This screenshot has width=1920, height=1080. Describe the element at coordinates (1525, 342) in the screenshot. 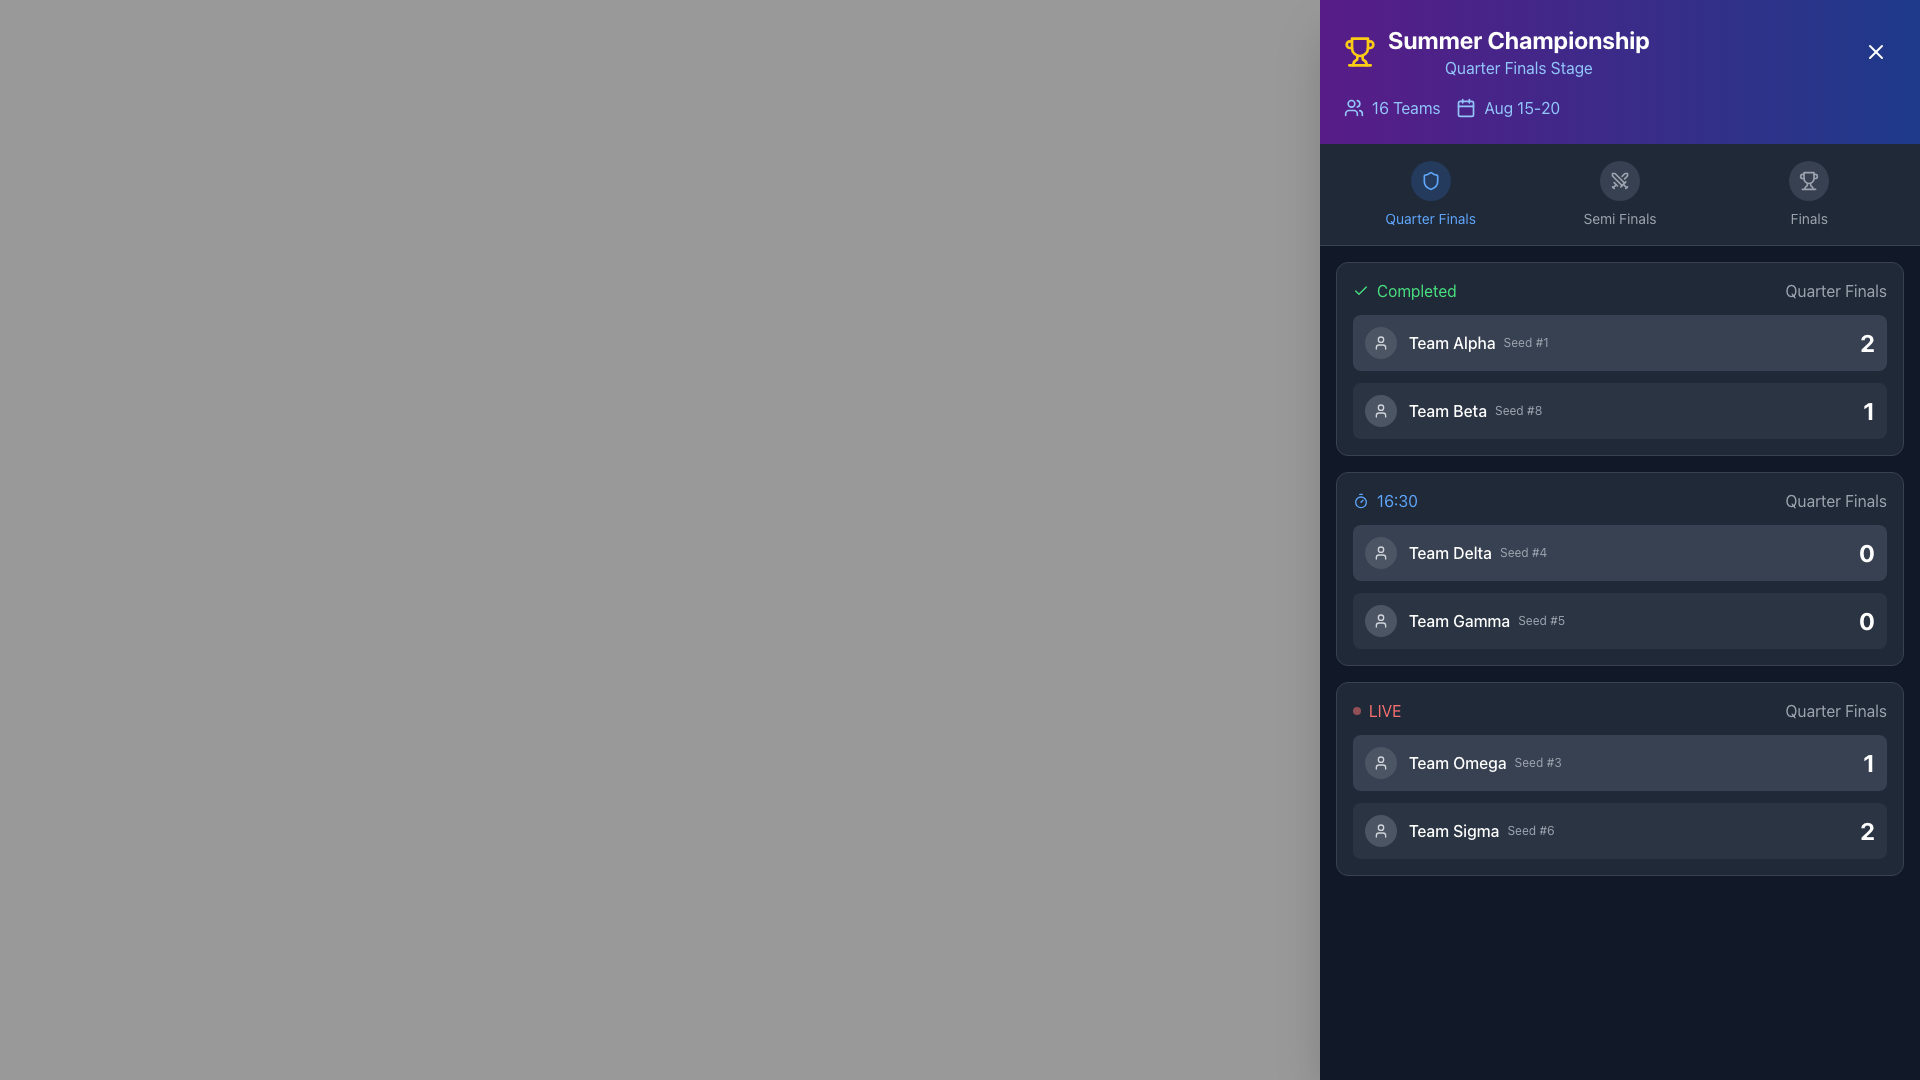

I see `the label displaying the seeding number of 'Team Alpha' located in the 'Completed' section of the results list` at that location.